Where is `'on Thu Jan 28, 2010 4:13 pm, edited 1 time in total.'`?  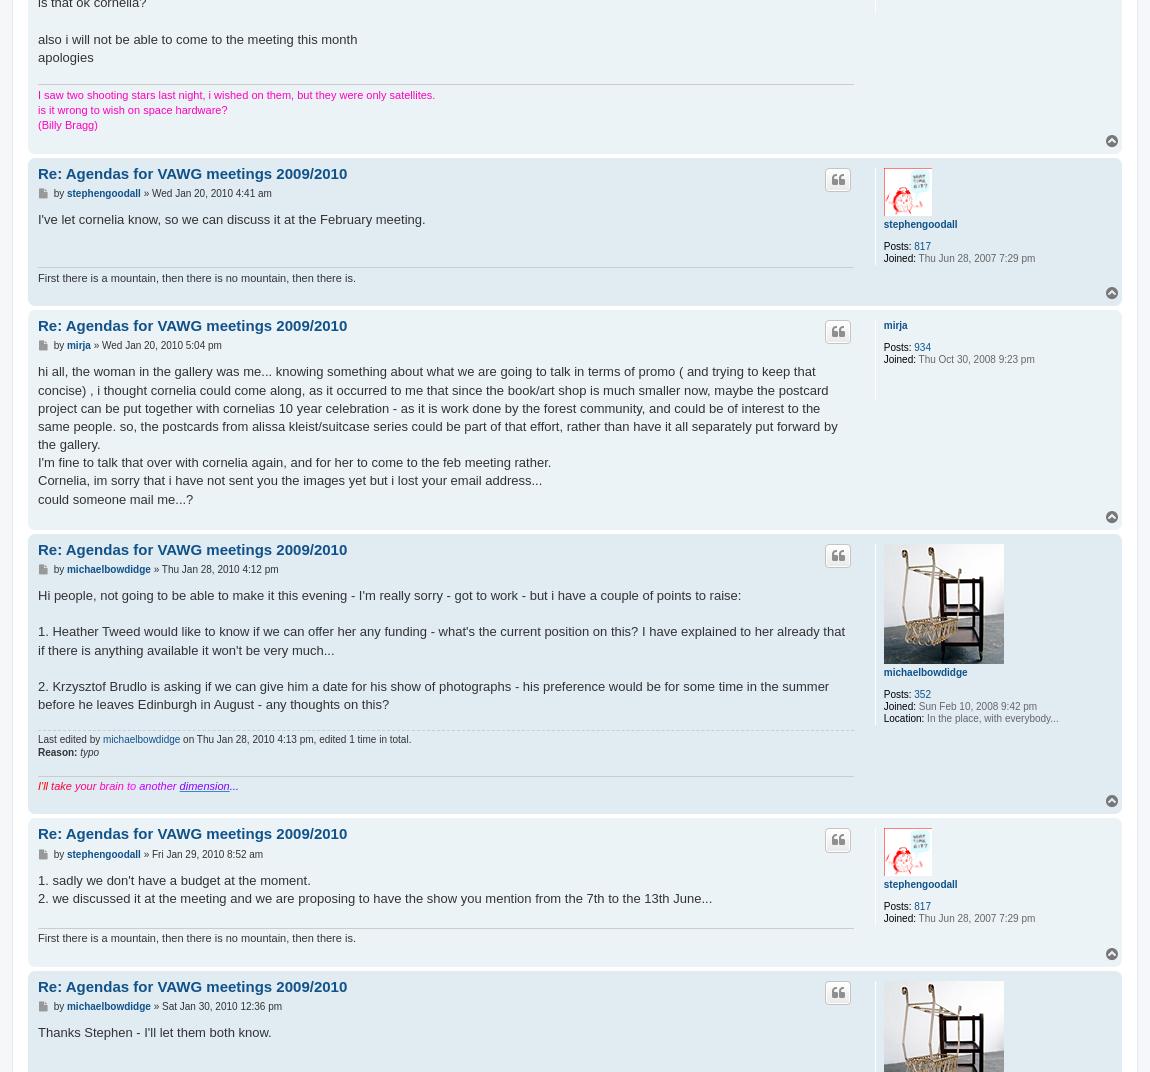
'on Thu Jan 28, 2010 4:13 pm, edited 1 time in total.' is located at coordinates (295, 739).